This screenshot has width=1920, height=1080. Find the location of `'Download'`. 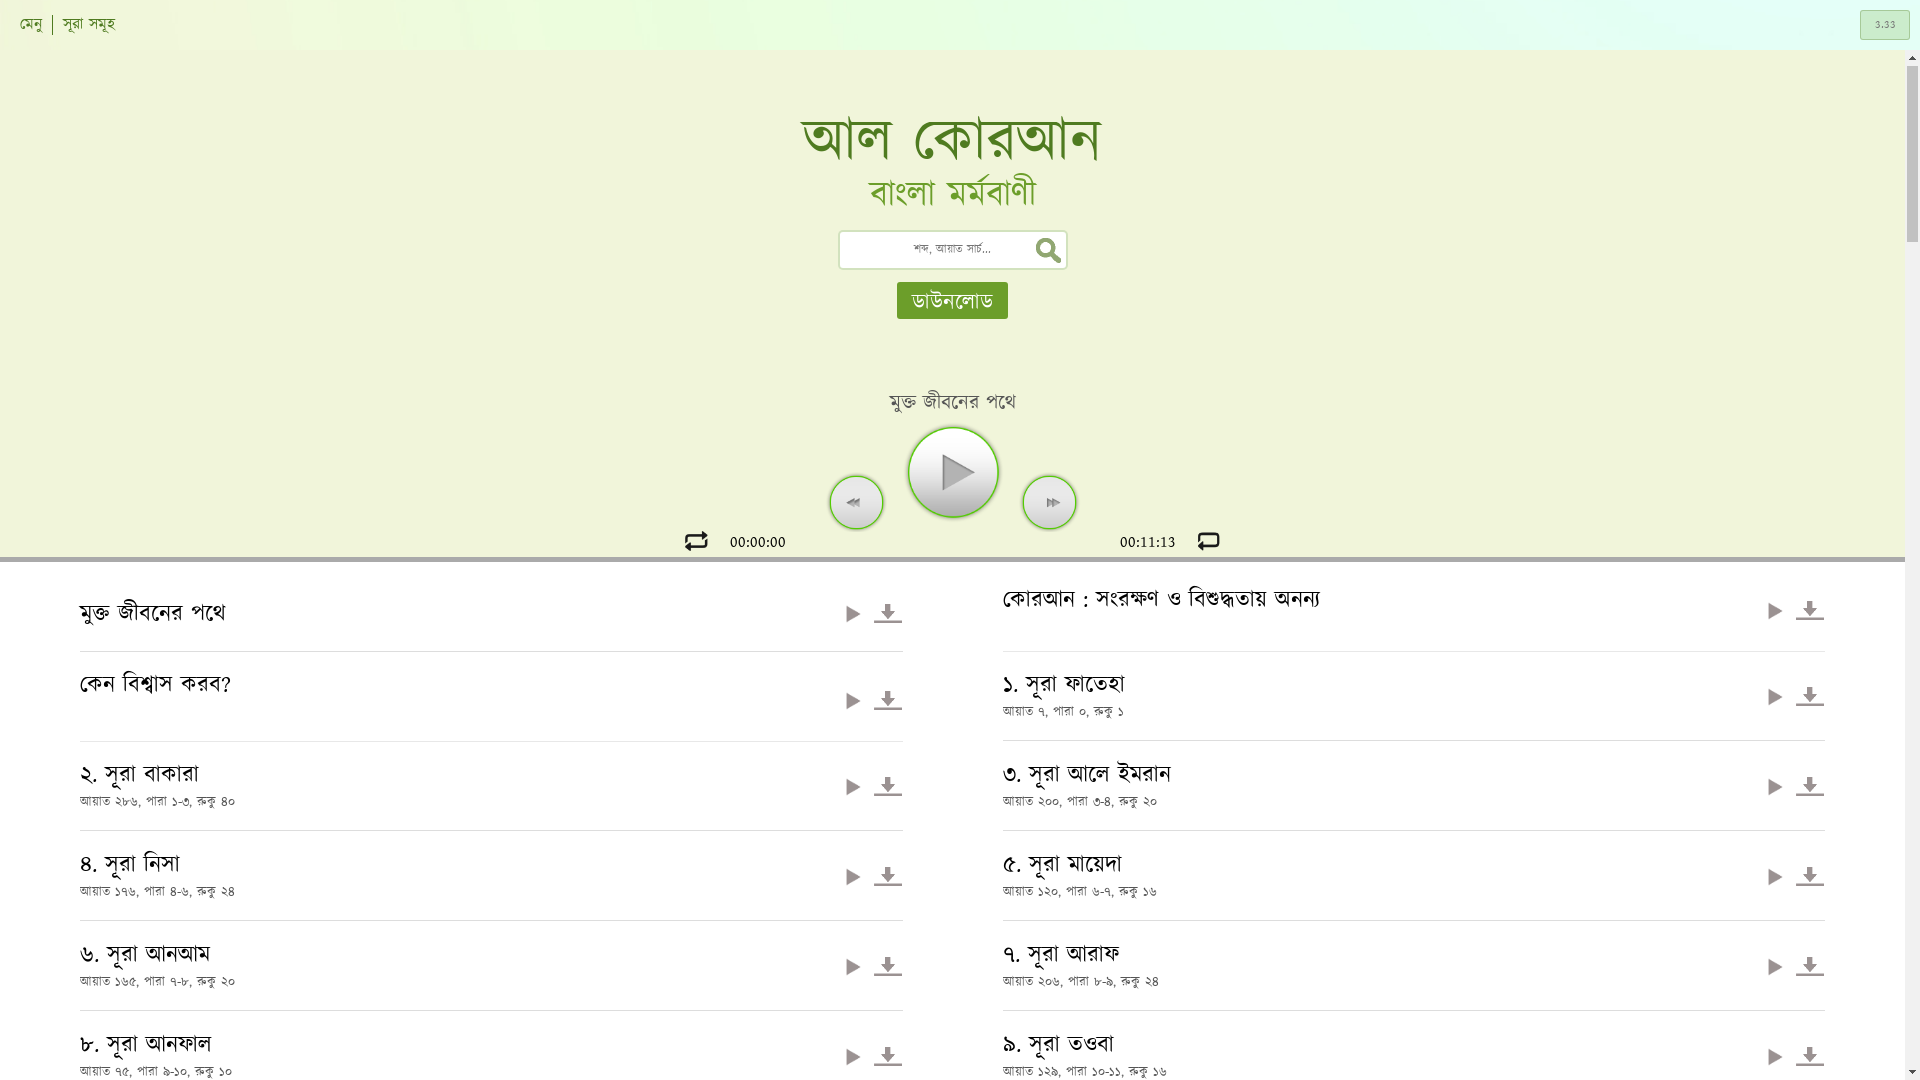

'Download' is located at coordinates (886, 1055).